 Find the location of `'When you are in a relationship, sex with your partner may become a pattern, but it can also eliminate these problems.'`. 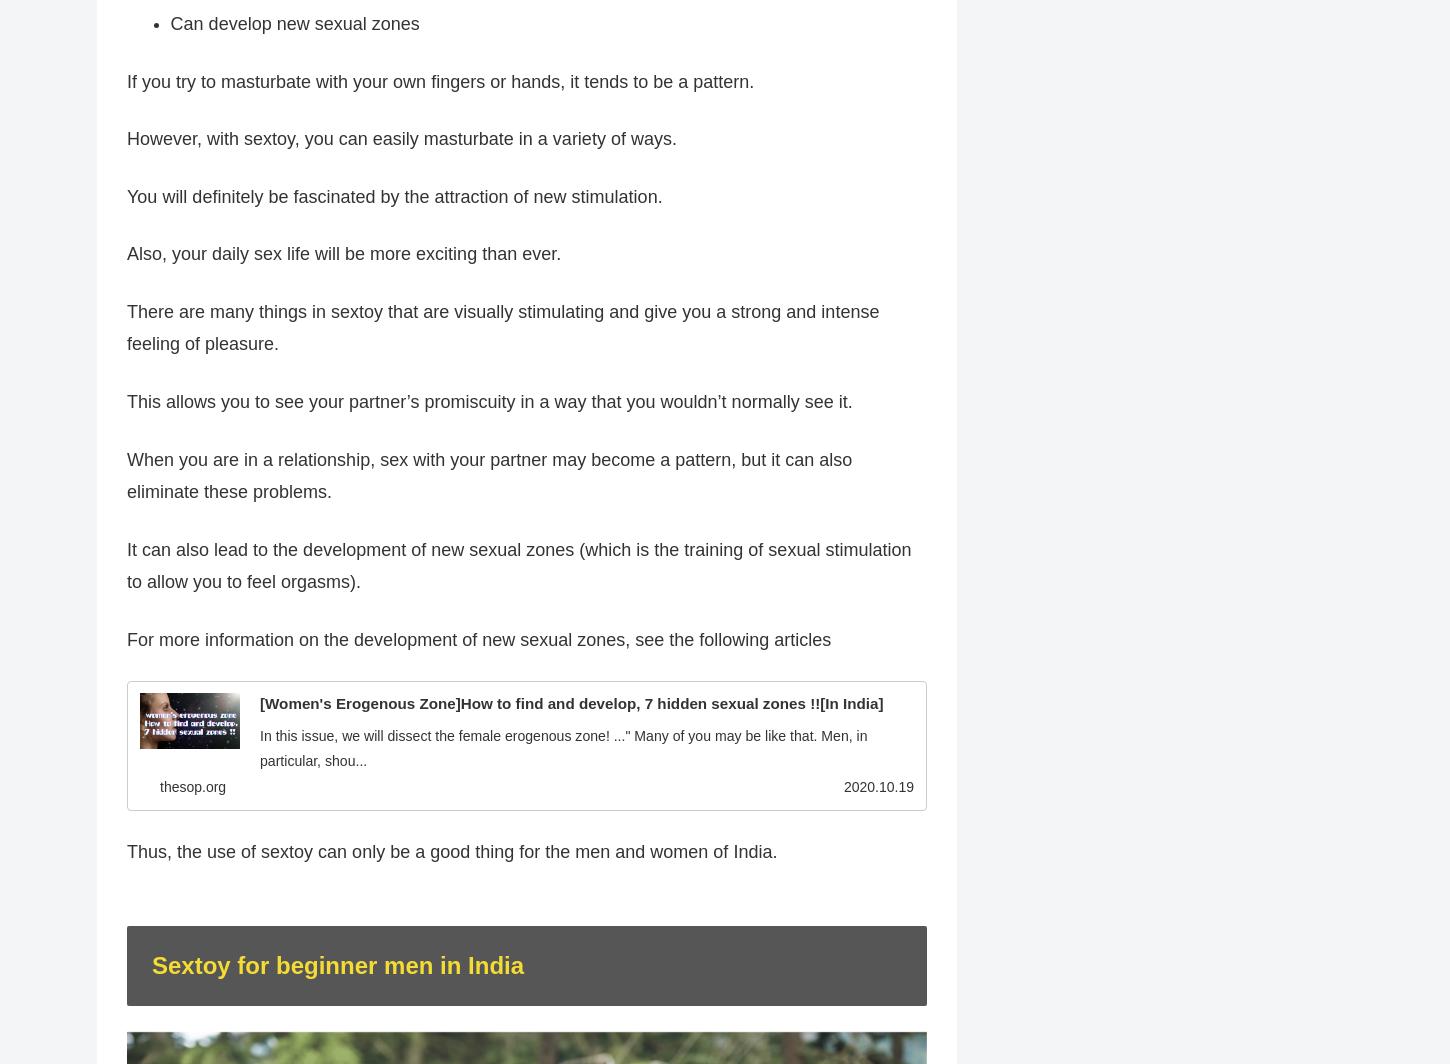

'When you are in a relationship, sex with your partner may become a pattern, but it can also eliminate these problems.' is located at coordinates (126, 474).